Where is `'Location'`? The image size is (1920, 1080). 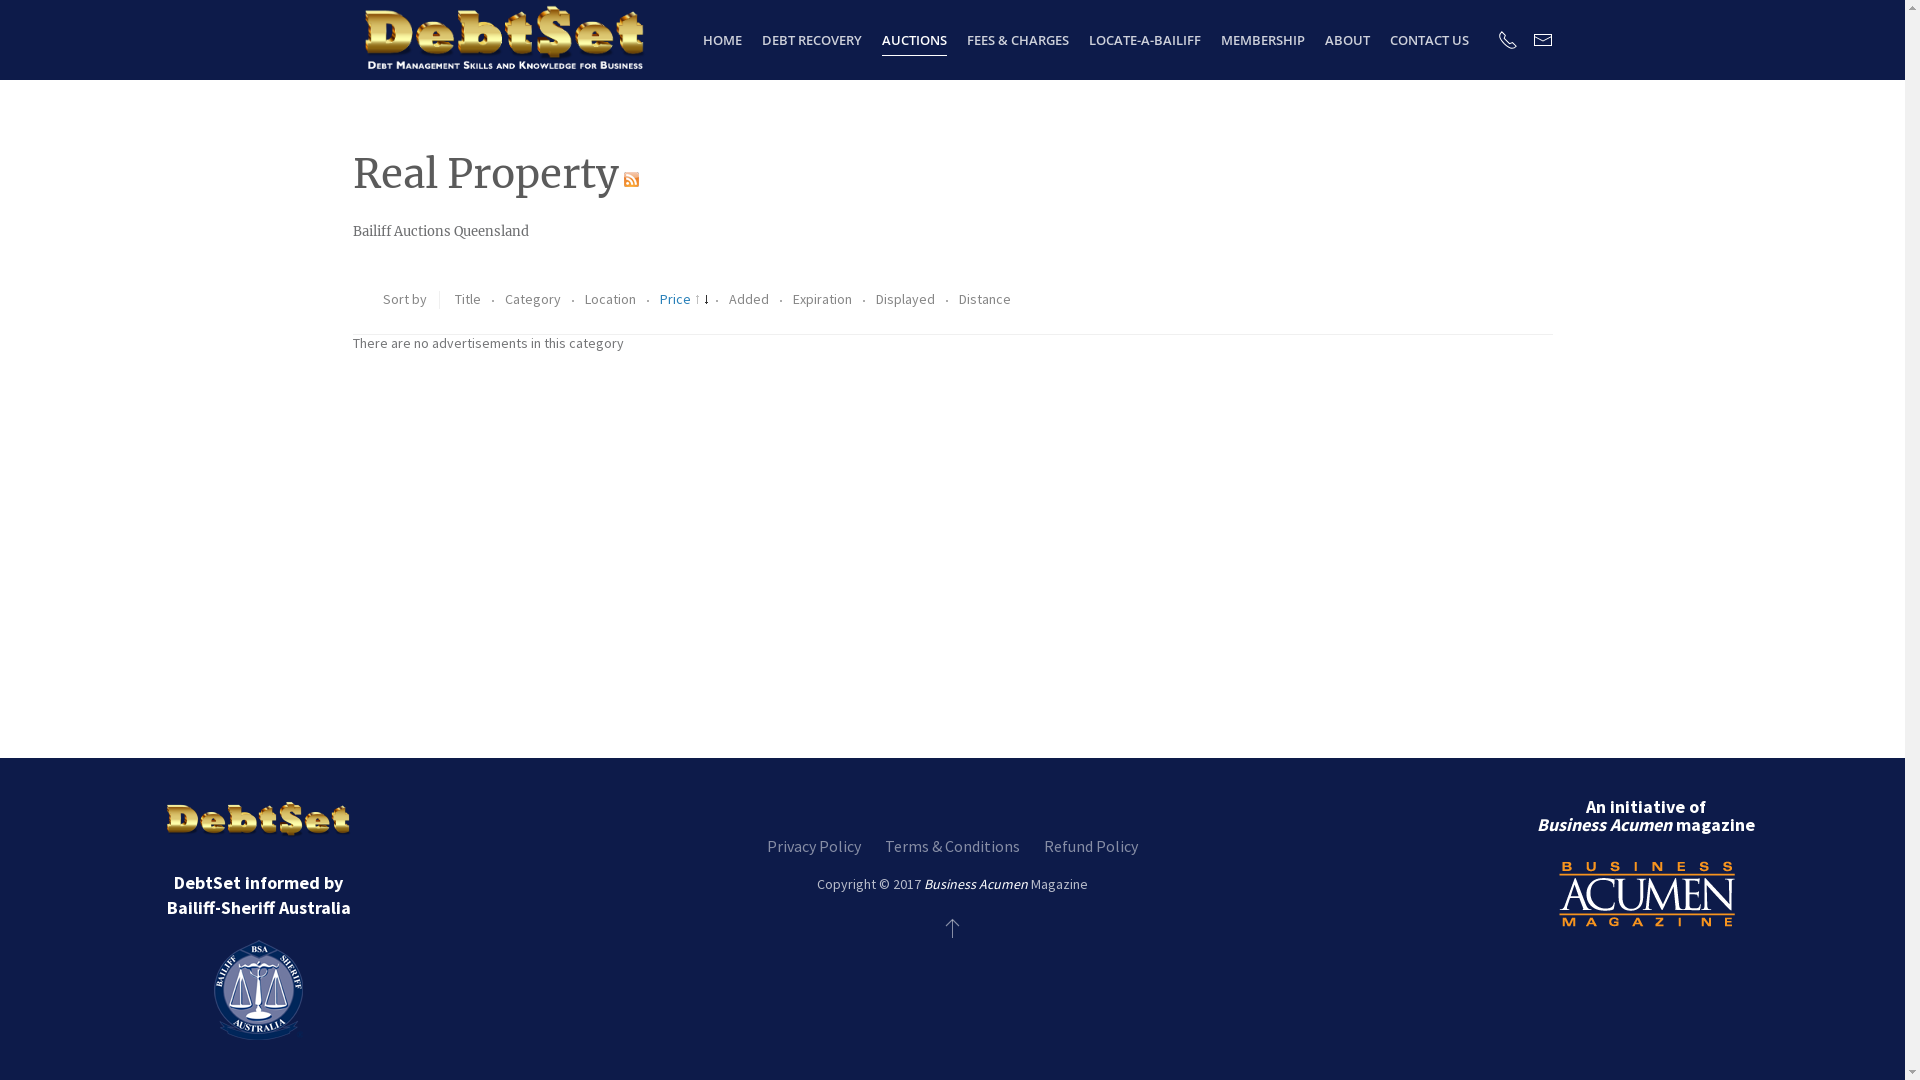 'Location' is located at coordinates (609, 299).